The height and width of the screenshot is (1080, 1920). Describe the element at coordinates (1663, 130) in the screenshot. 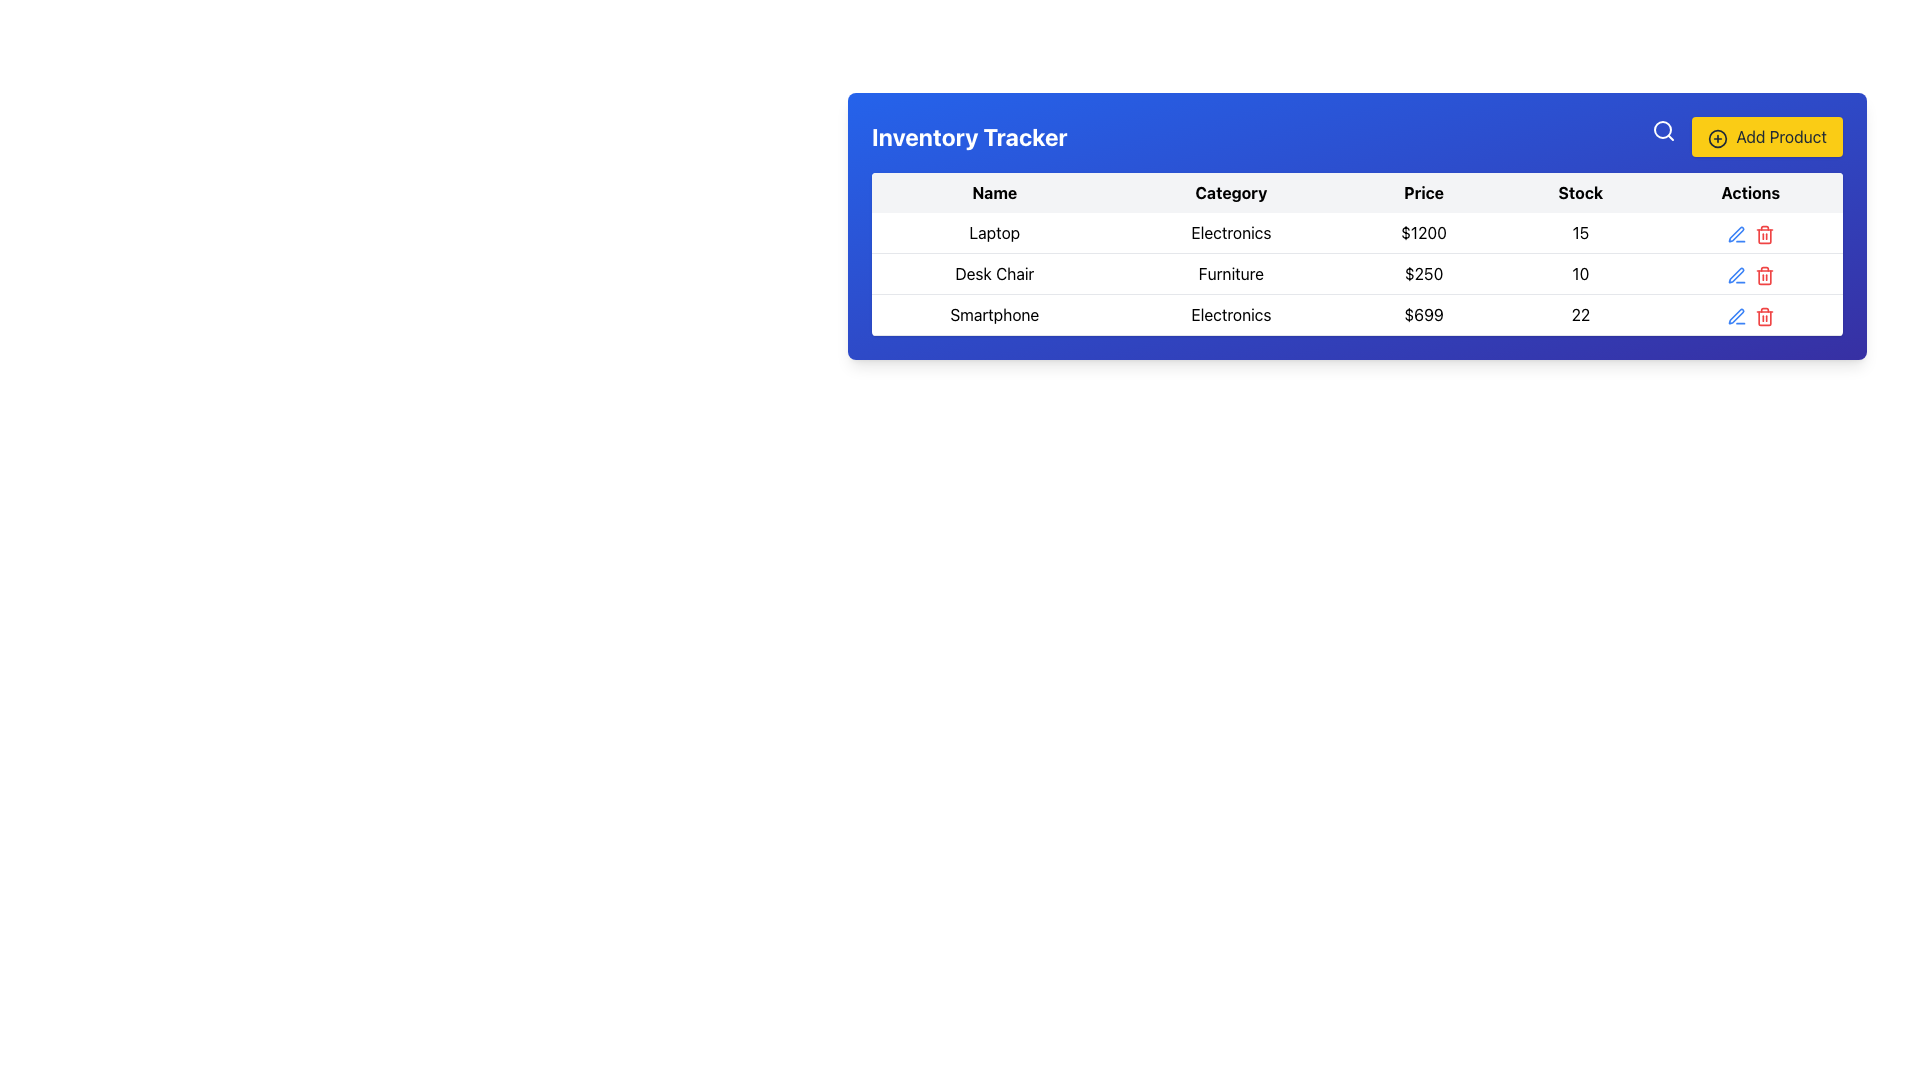

I see `the circular component of the search icon located in the top-right section of the interface for accessibility purposes` at that location.